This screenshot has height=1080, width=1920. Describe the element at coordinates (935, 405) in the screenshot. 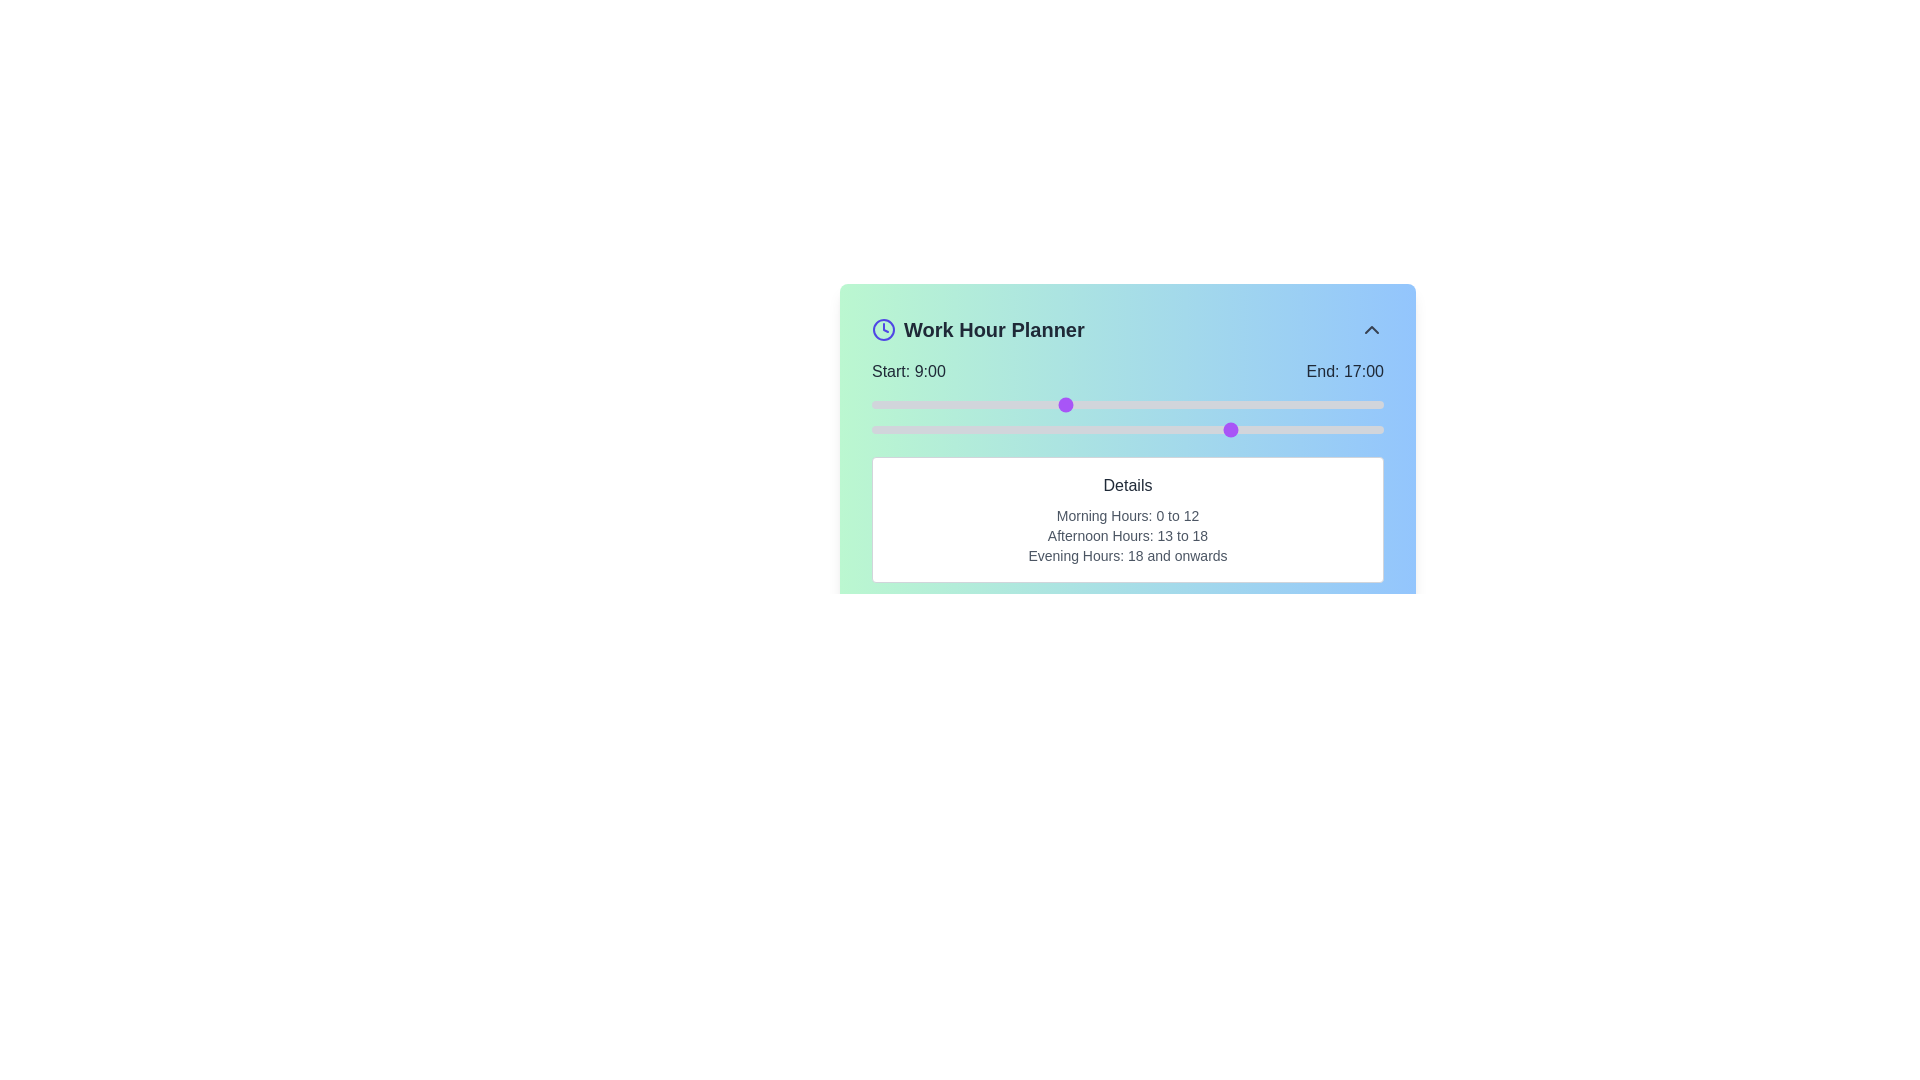

I see `the start time to 3 hours using the left slider` at that location.